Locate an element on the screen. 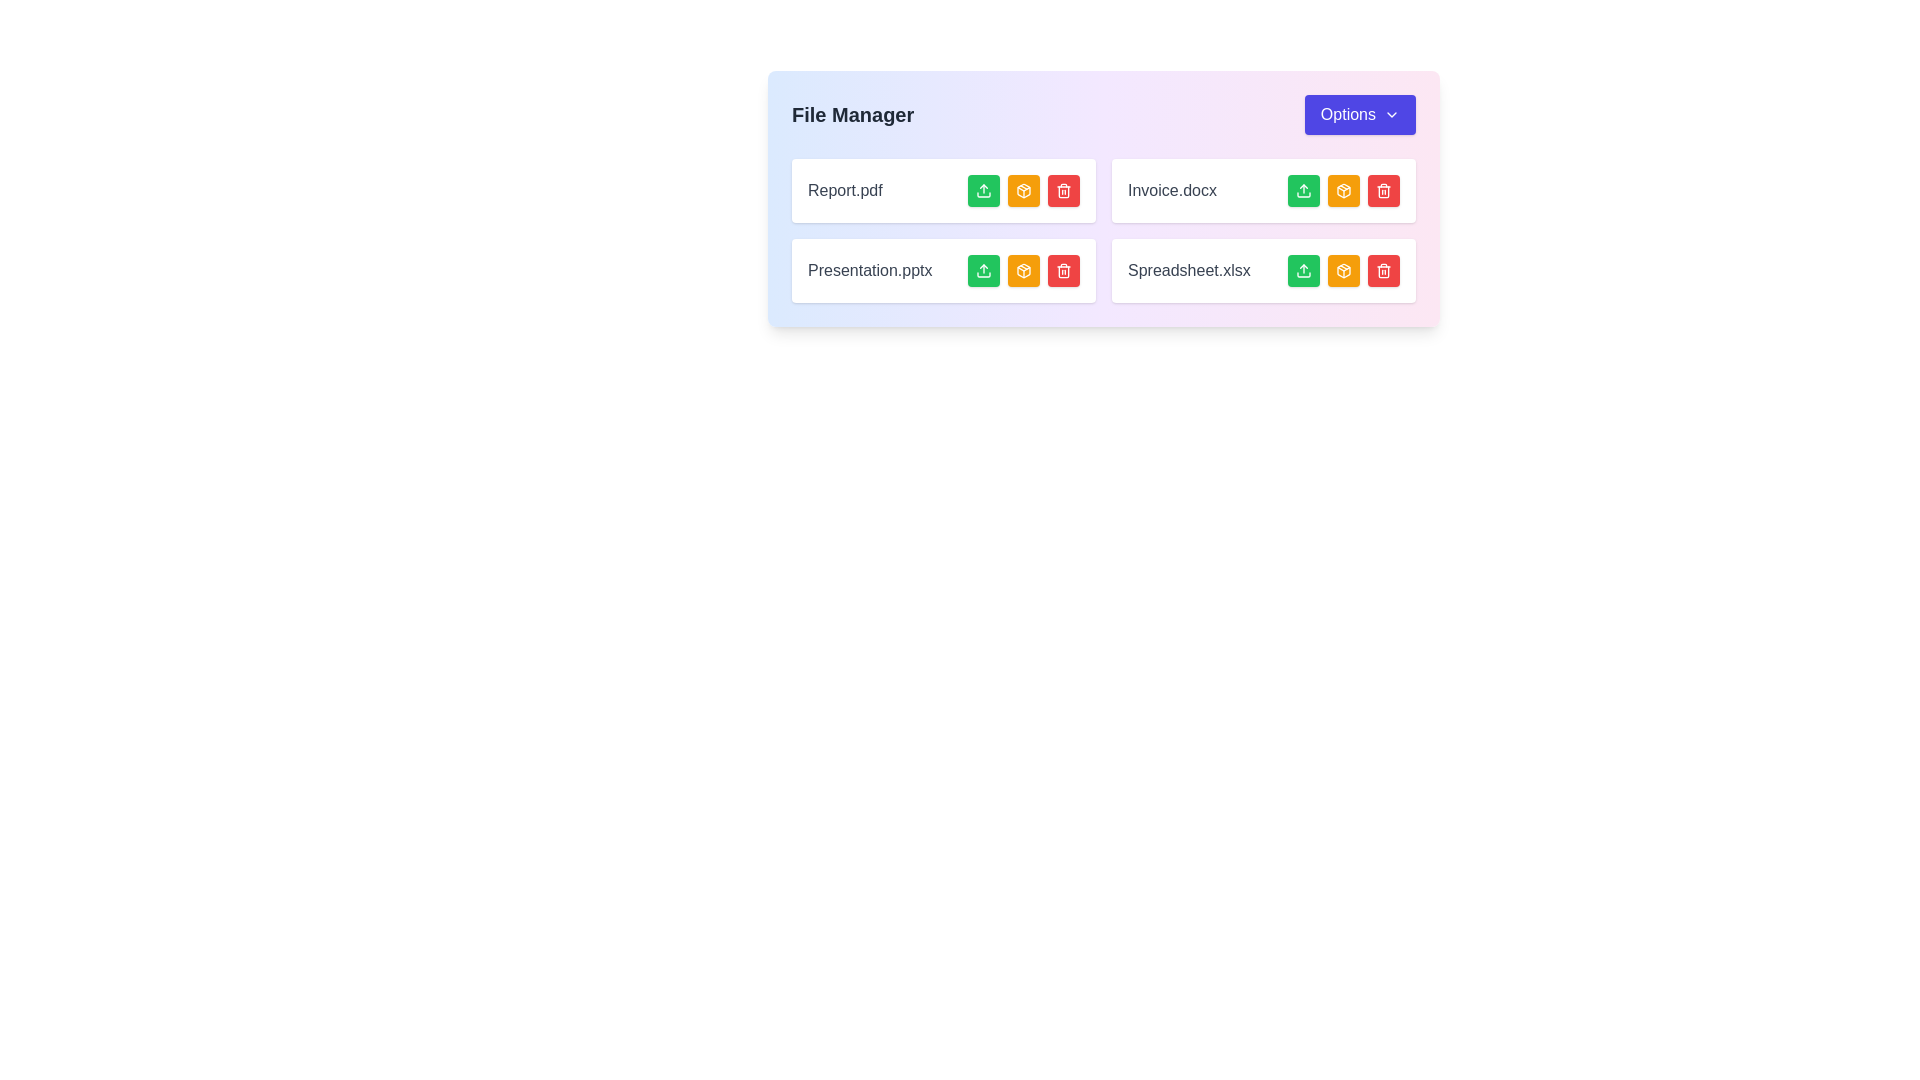 The image size is (1920, 1080). the upload icon, represented by a green square with a white arrow pointing upwards, located in the bottom-right corner of the file manager interface next to Spreadsheet.xlsx is located at coordinates (1304, 270).